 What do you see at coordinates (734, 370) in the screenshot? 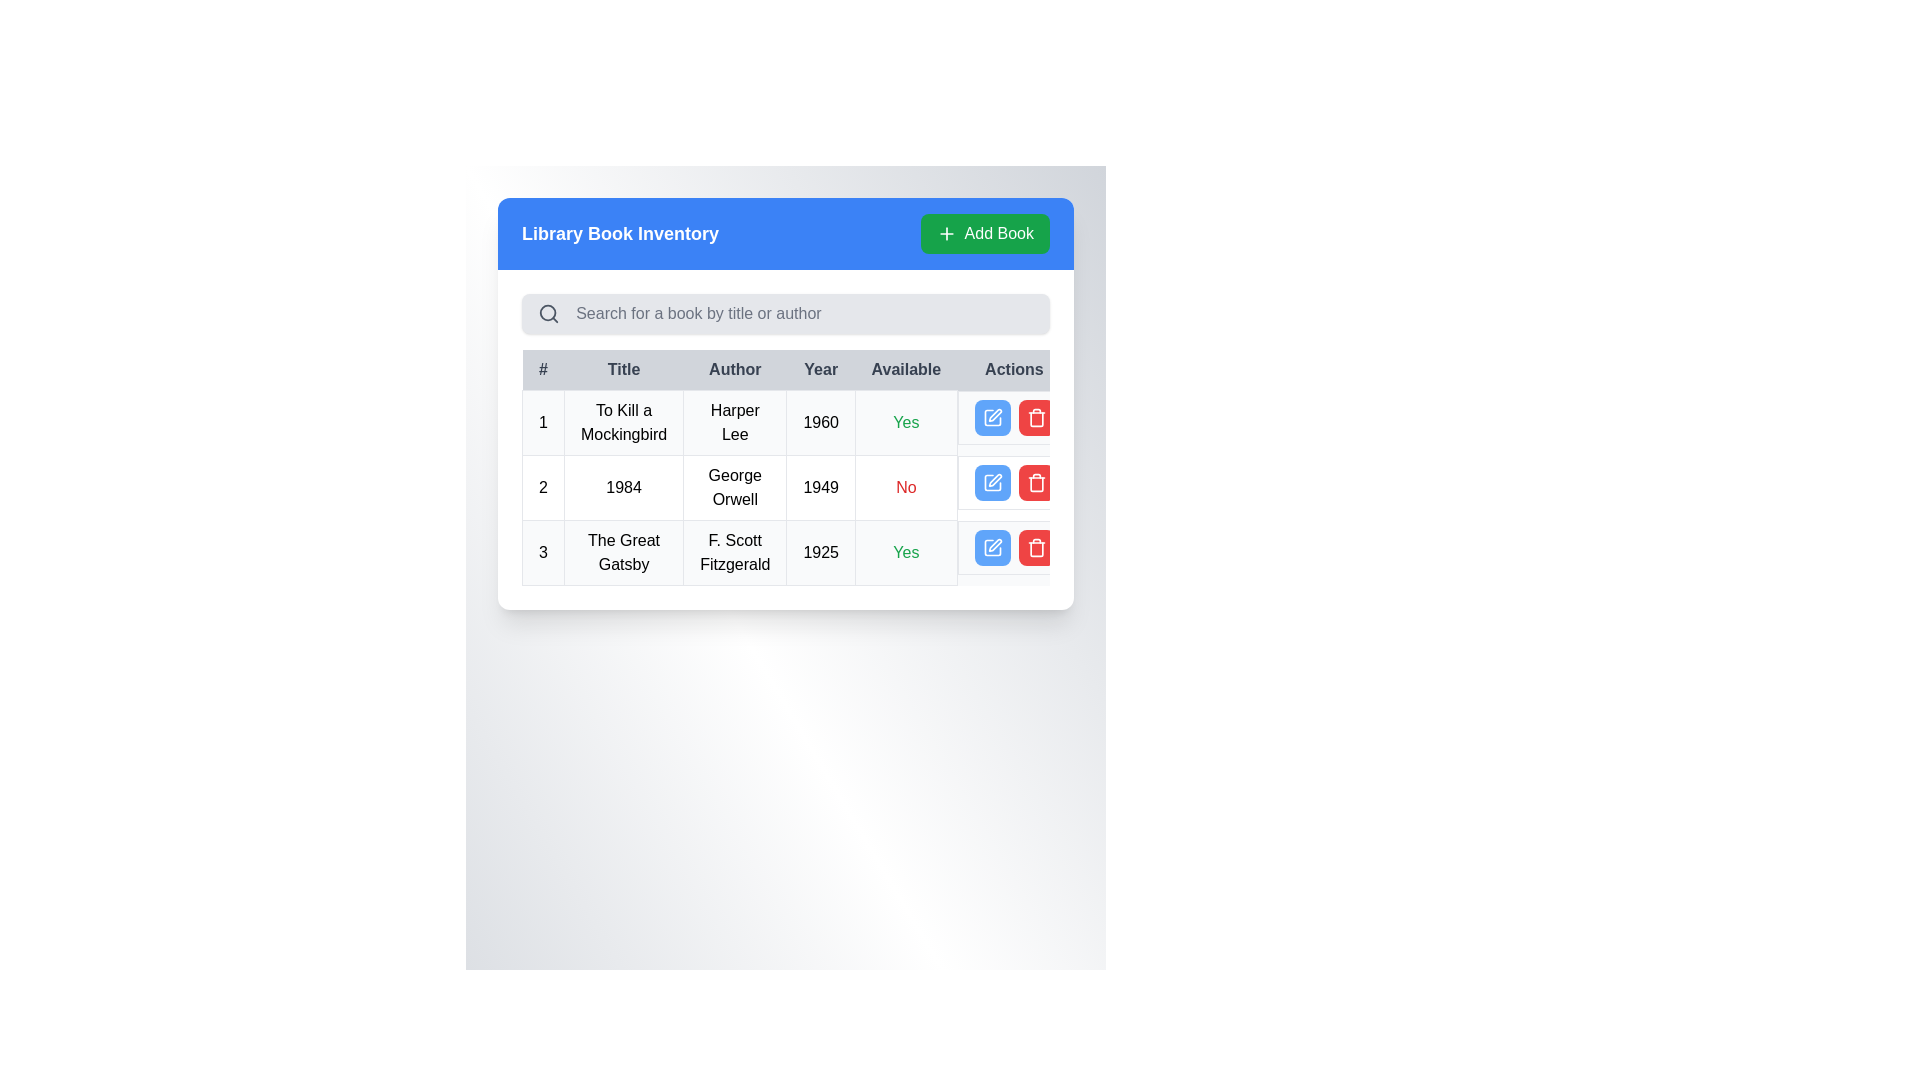
I see `the 'Author' column header in the table, which is the third column from the left, located between the 'Title' and 'Year' headers` at bounding box center [734, 370].